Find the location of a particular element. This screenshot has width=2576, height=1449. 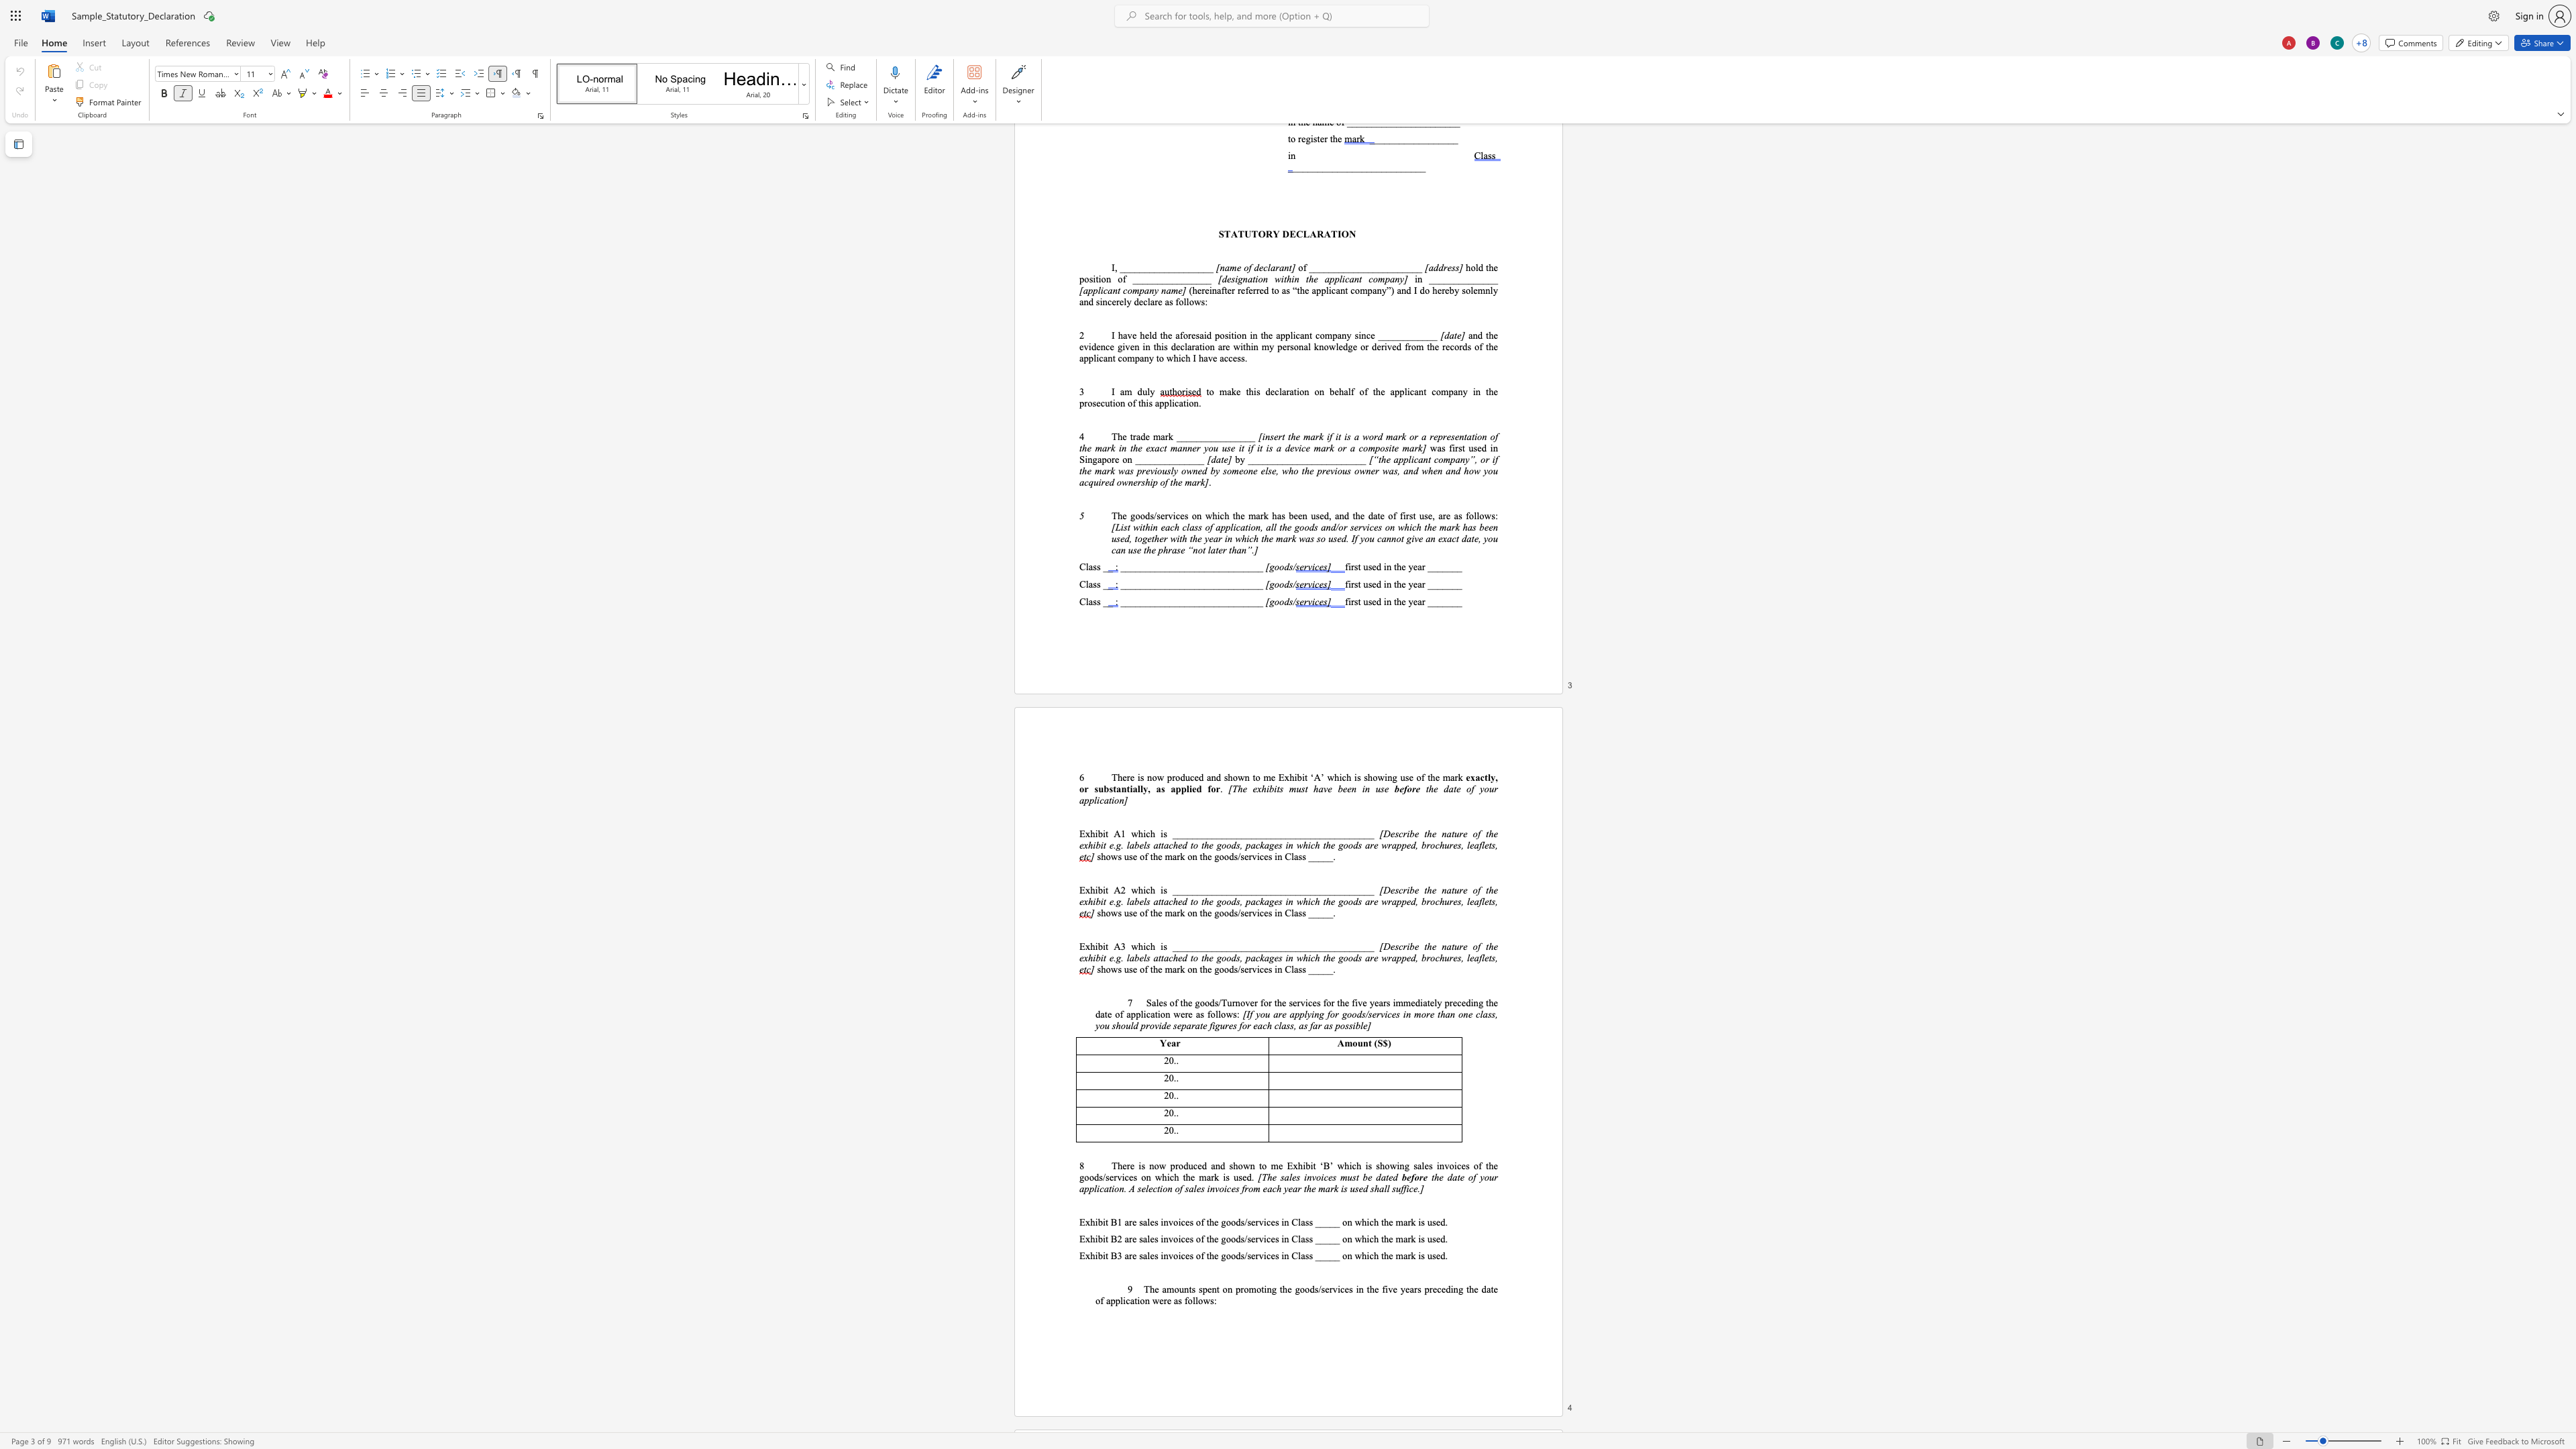

the space between the continuous character "u" and "r" in the text is located at coordinates (1457, 890).